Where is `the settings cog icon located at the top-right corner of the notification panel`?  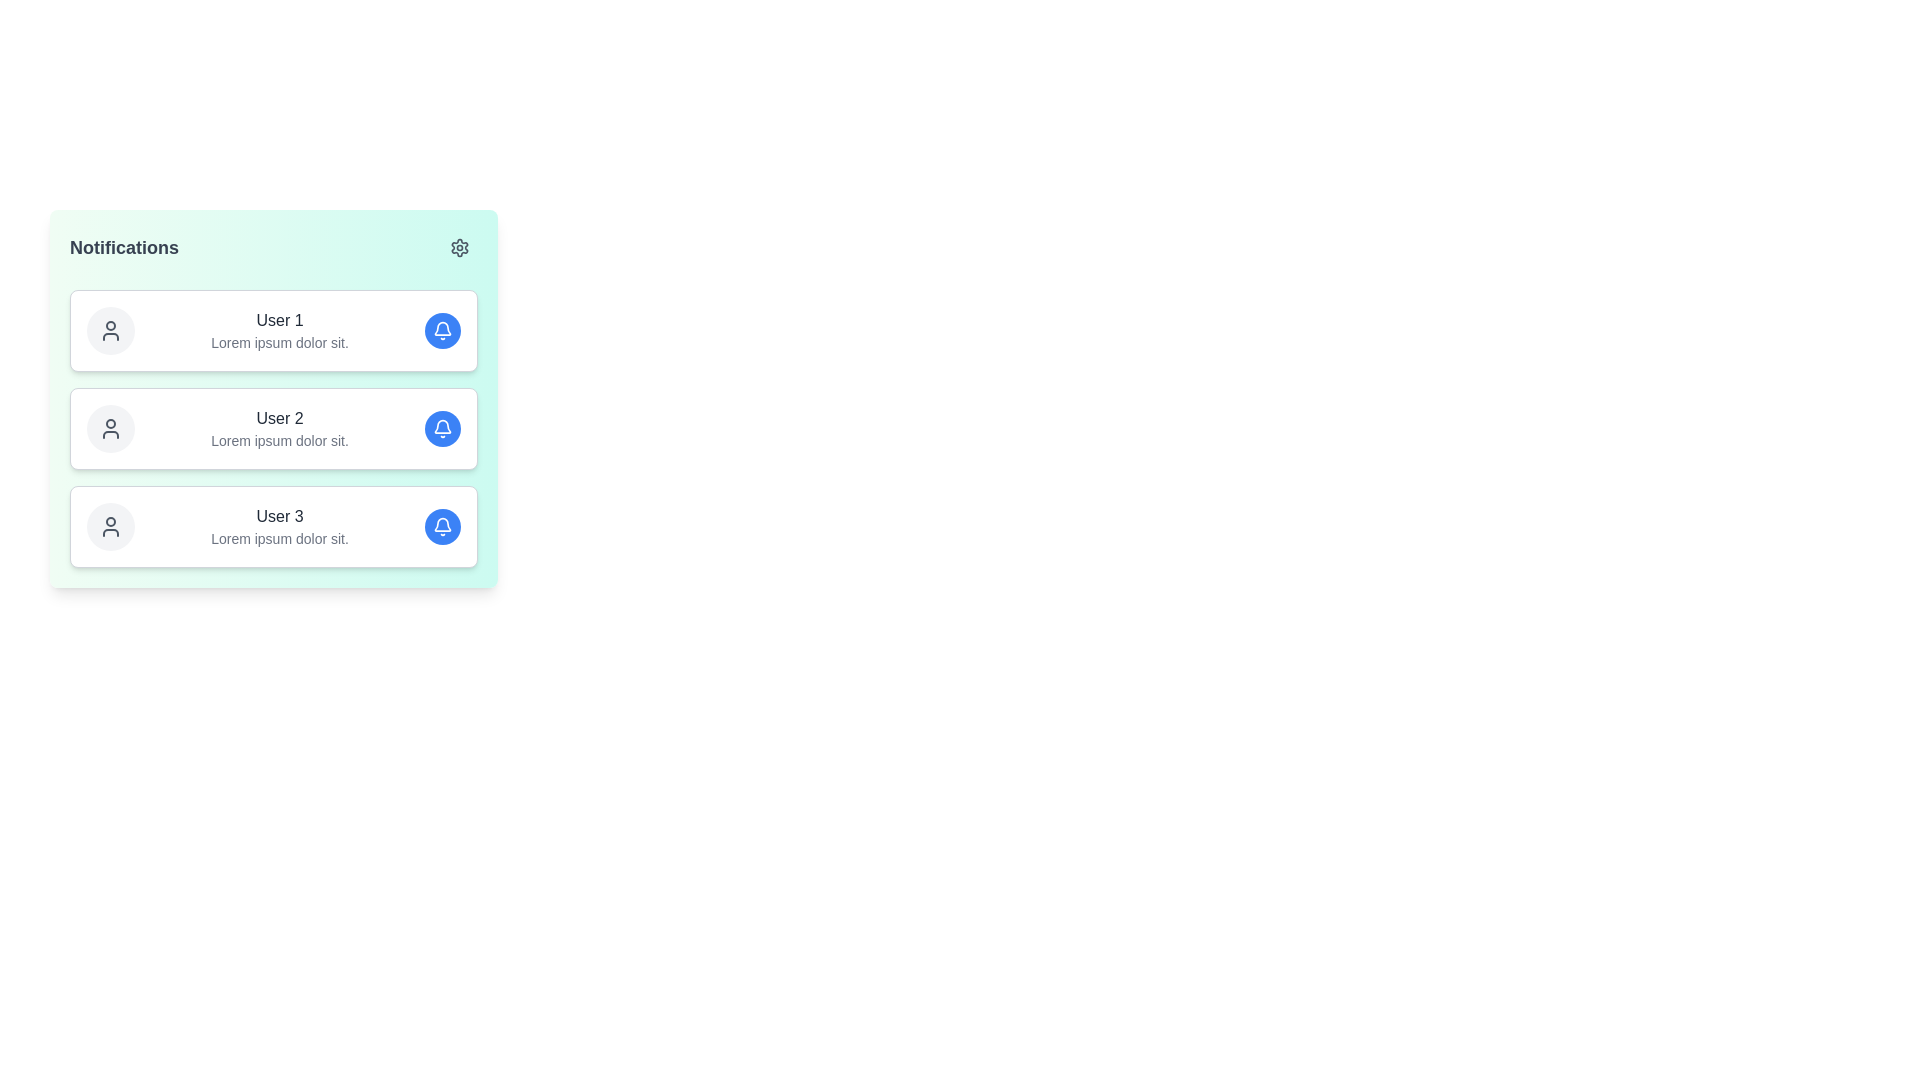
the settings cog icon located at the top-right corner of the notification panel is located at coordinates (459, 246).